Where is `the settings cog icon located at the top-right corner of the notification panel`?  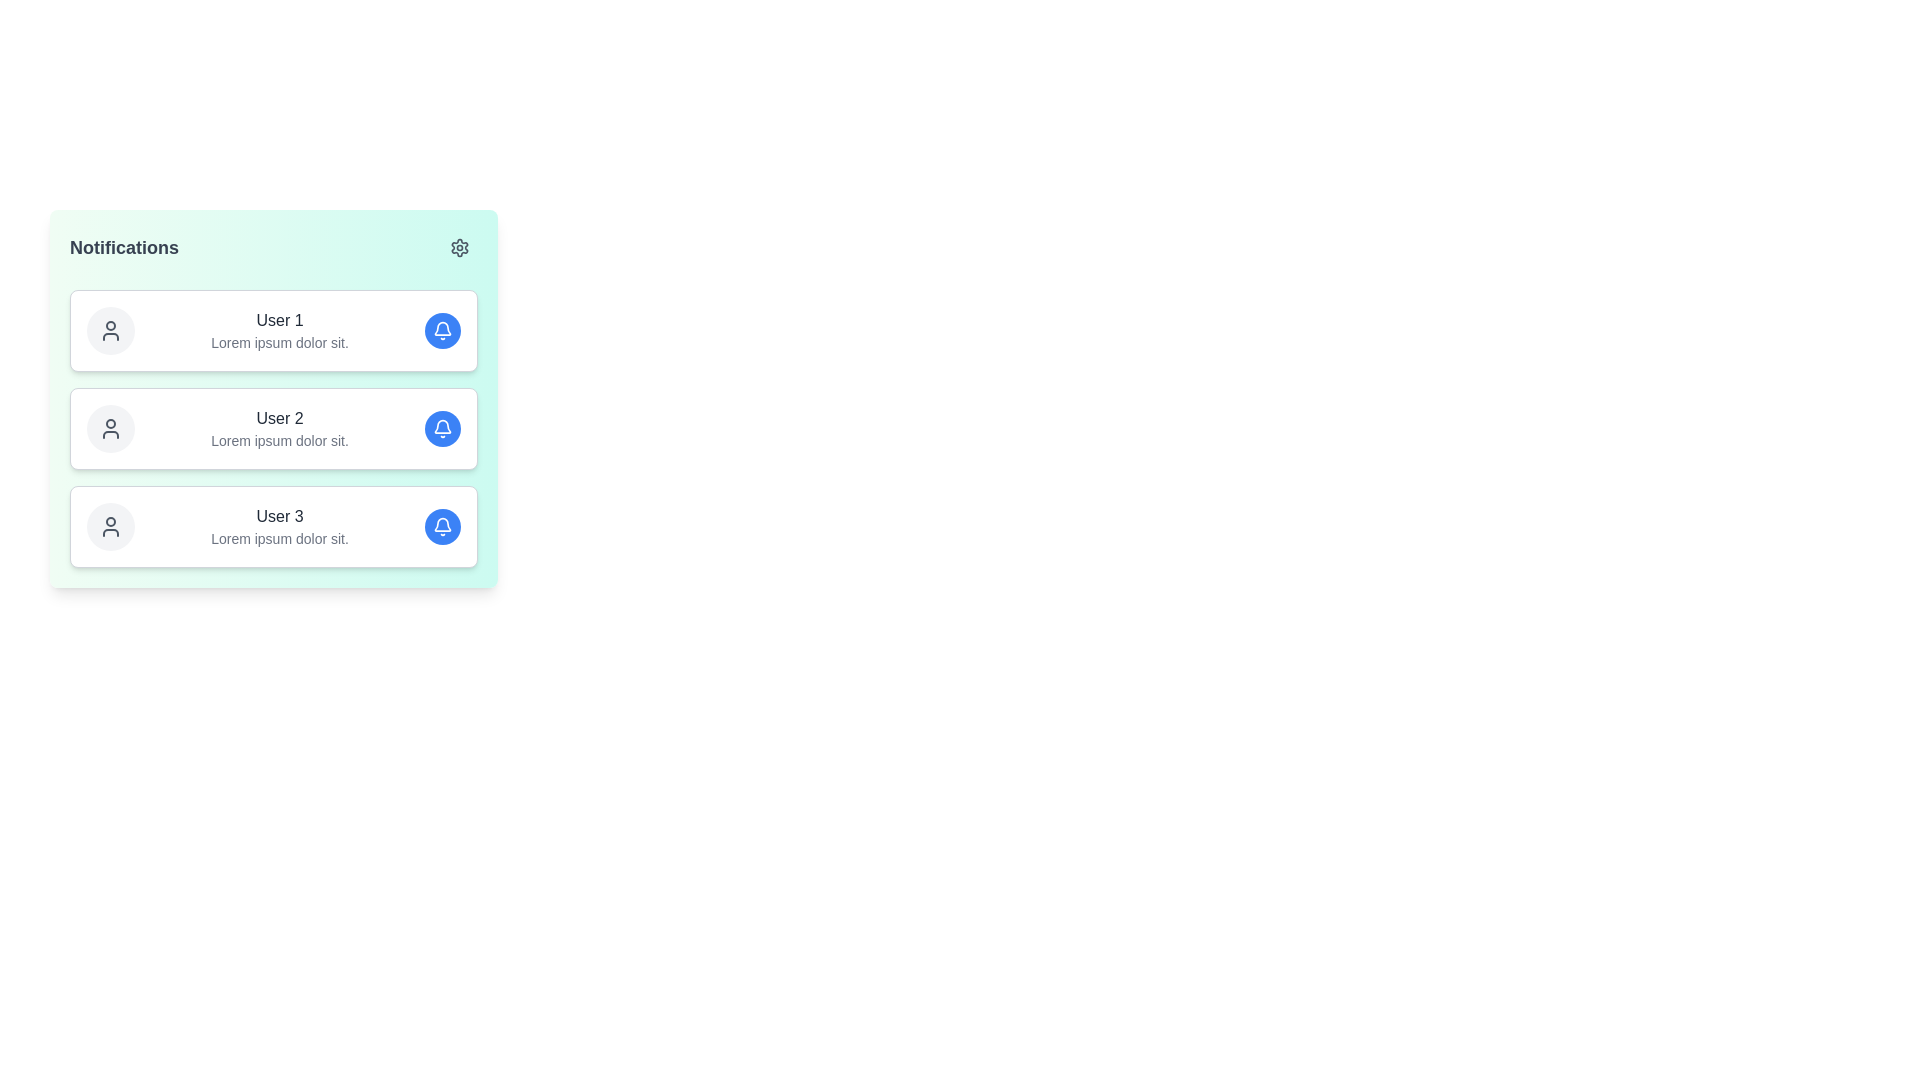
the settings cog icon located at the top-right corner of the notification panel is located at coordinates (459, 246).